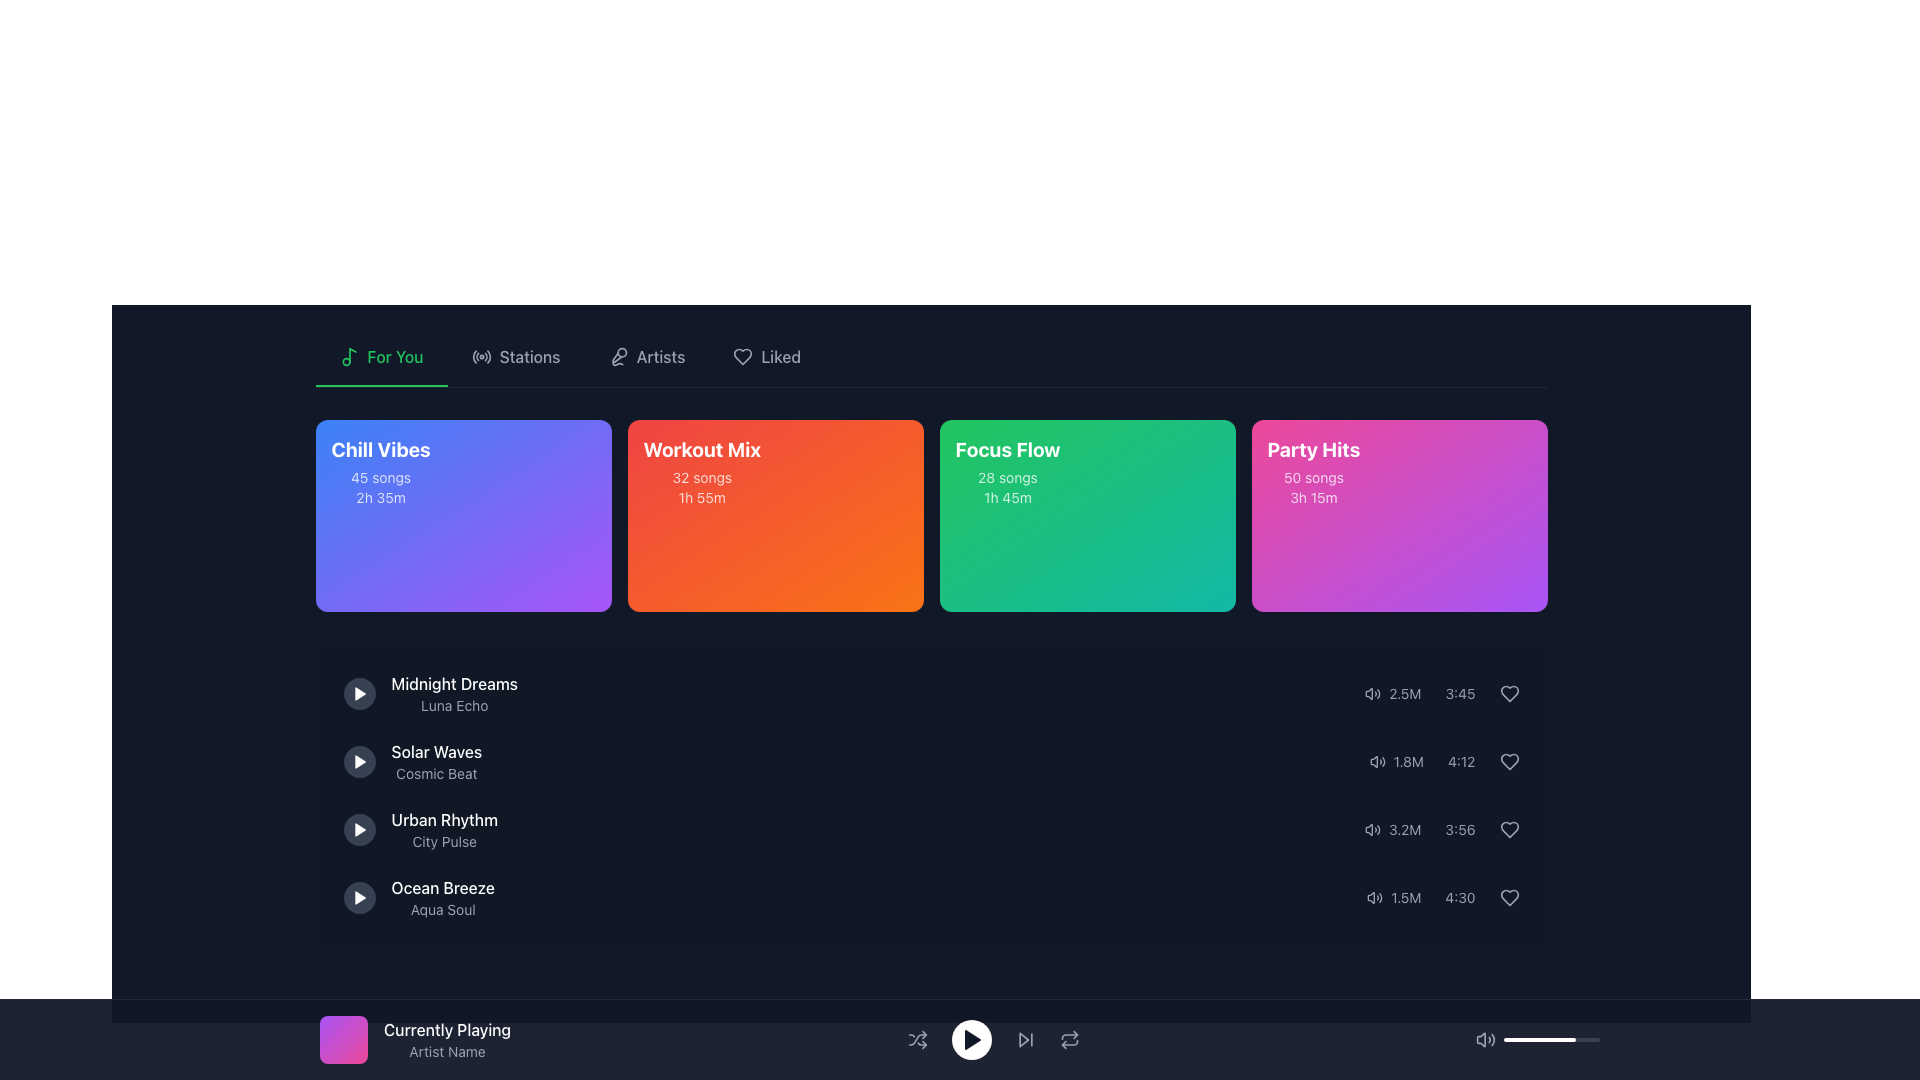 The image size is (1920, 1080). I want to click on the static text label displaying '50 songs', which is located below the 'Party Hits' label and above the '3h 15m' duration label, so click(1314, 478).